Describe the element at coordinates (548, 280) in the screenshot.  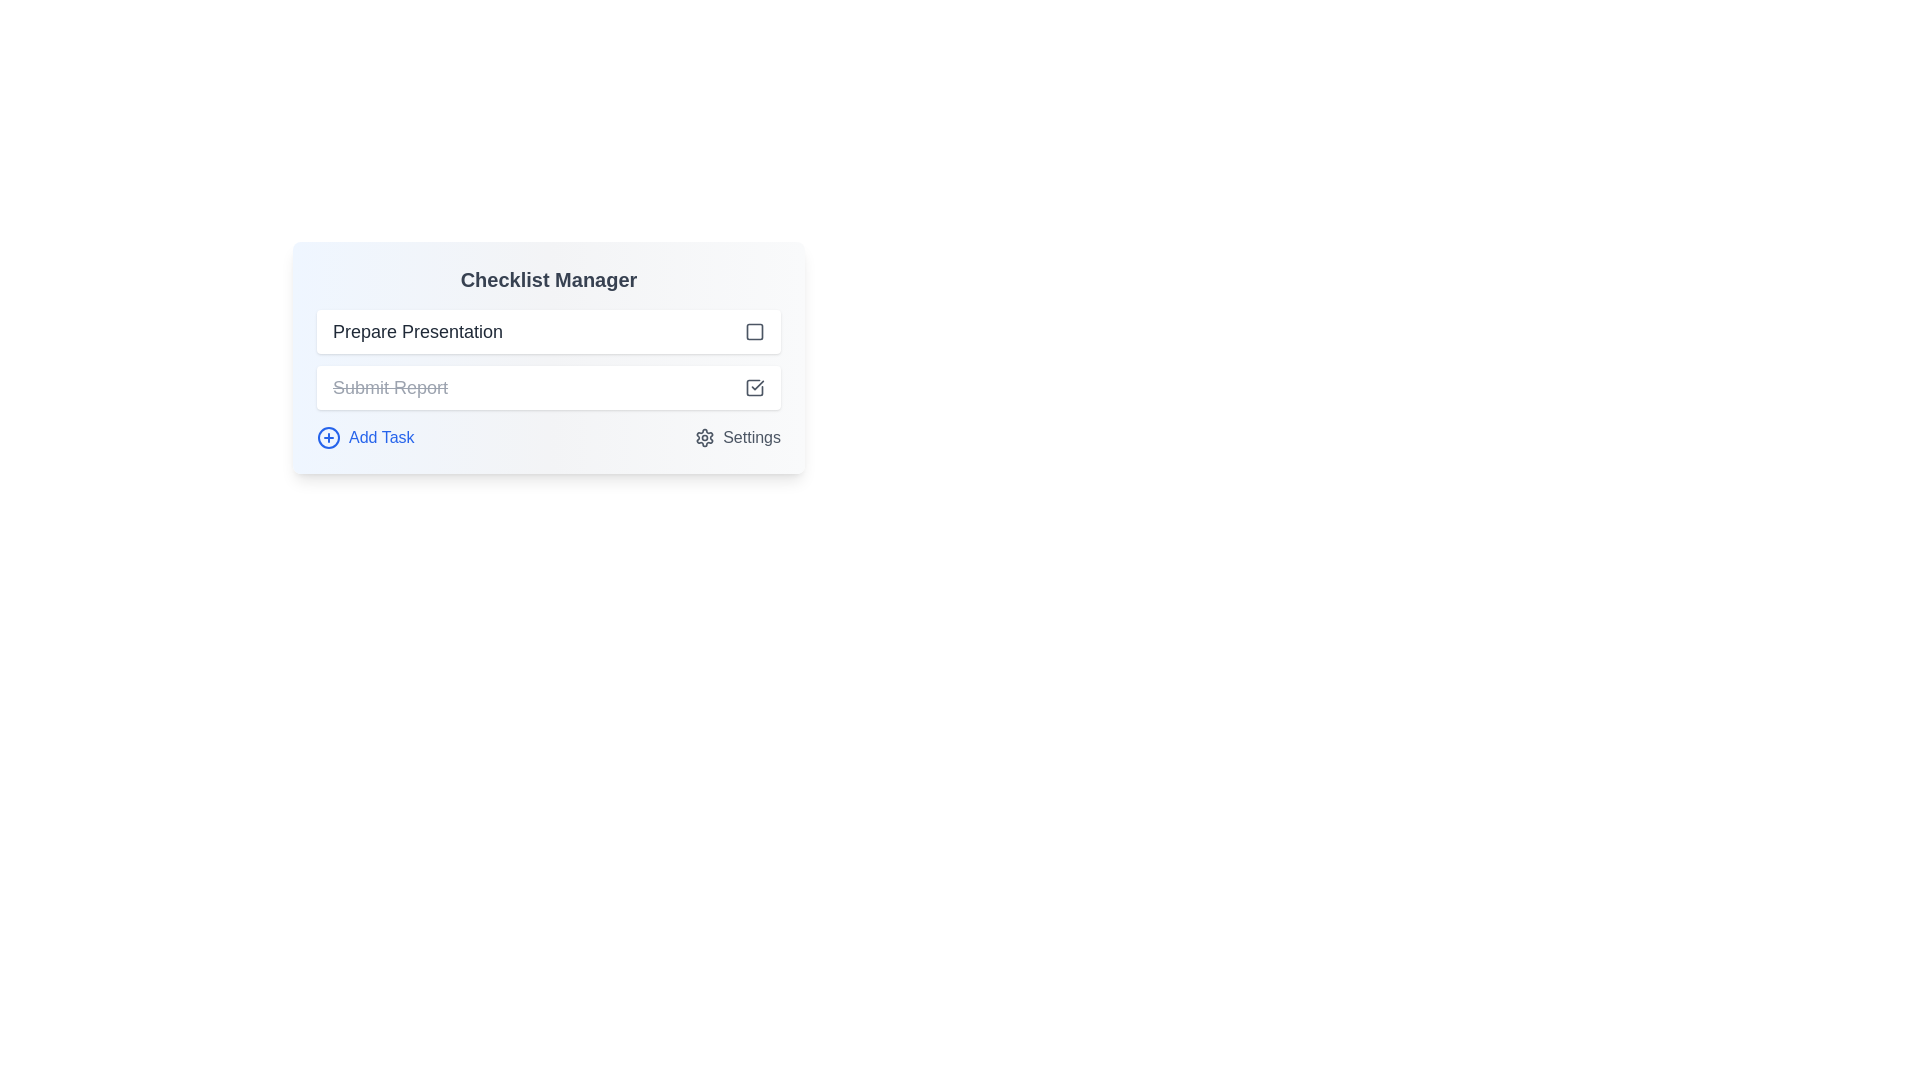
I see `the static text heading 'Checklist Manager' which is displayed in bold and large dark gray font at the top of the interface` at that location.